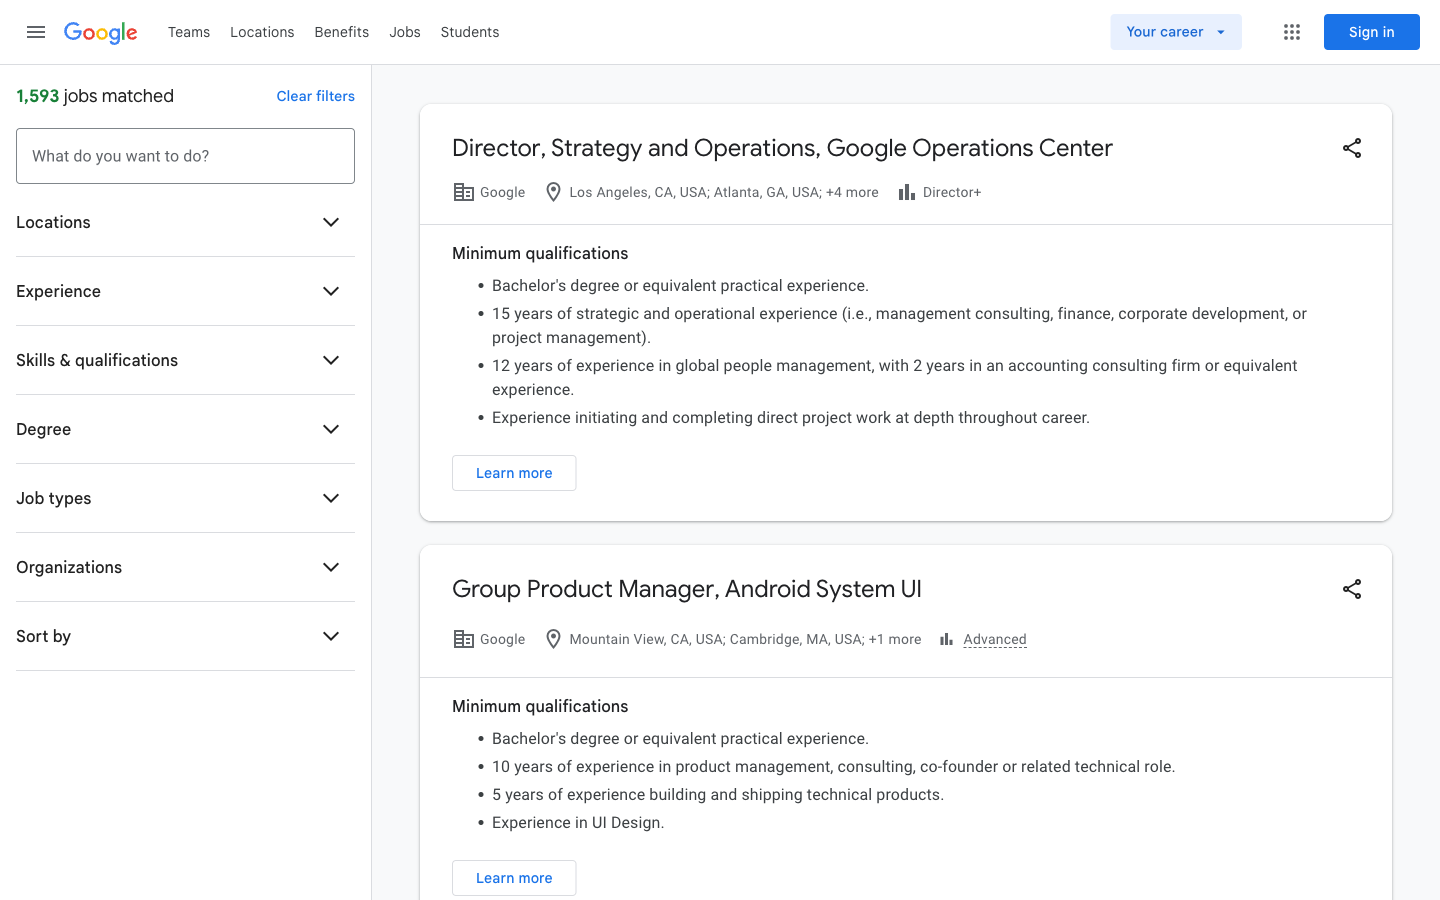 The width and height of the screenshot is (1440, 900). What do you see at coordinates (100, 33) in the screenshot?
I see `Redirect to Google` at bounding box center [100, 33].